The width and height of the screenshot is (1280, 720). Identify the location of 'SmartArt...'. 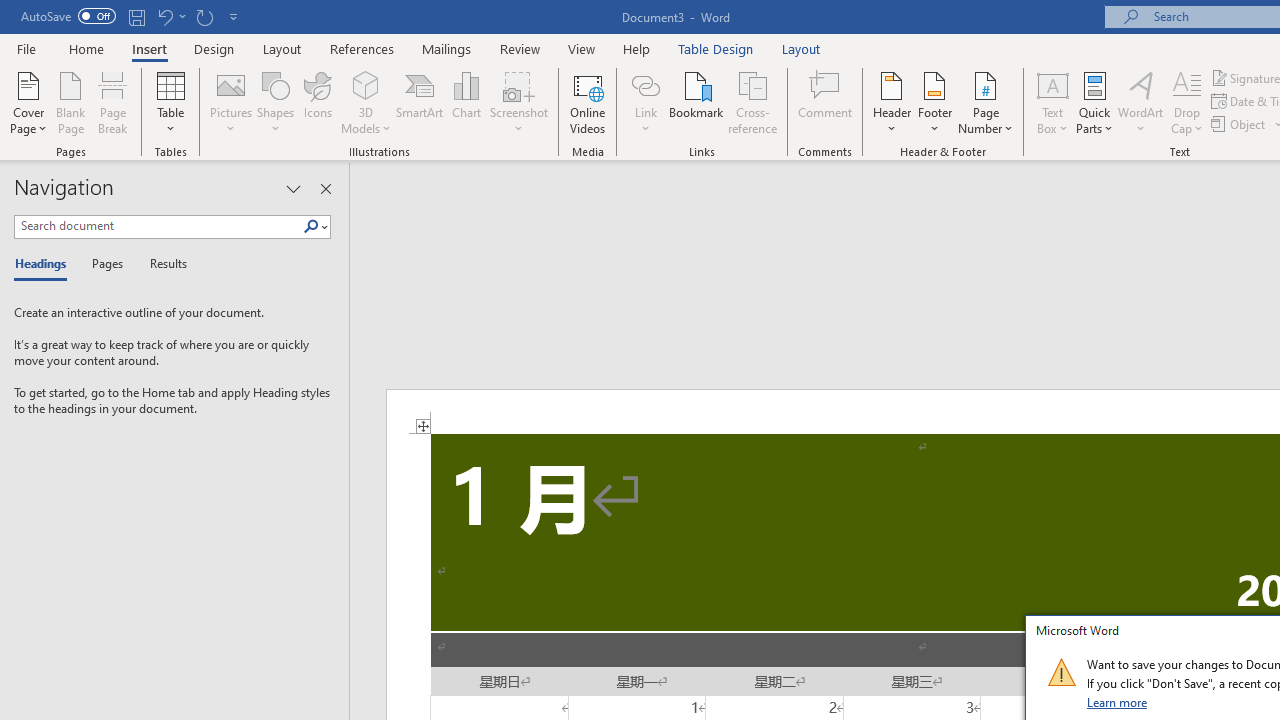
(418, 103).